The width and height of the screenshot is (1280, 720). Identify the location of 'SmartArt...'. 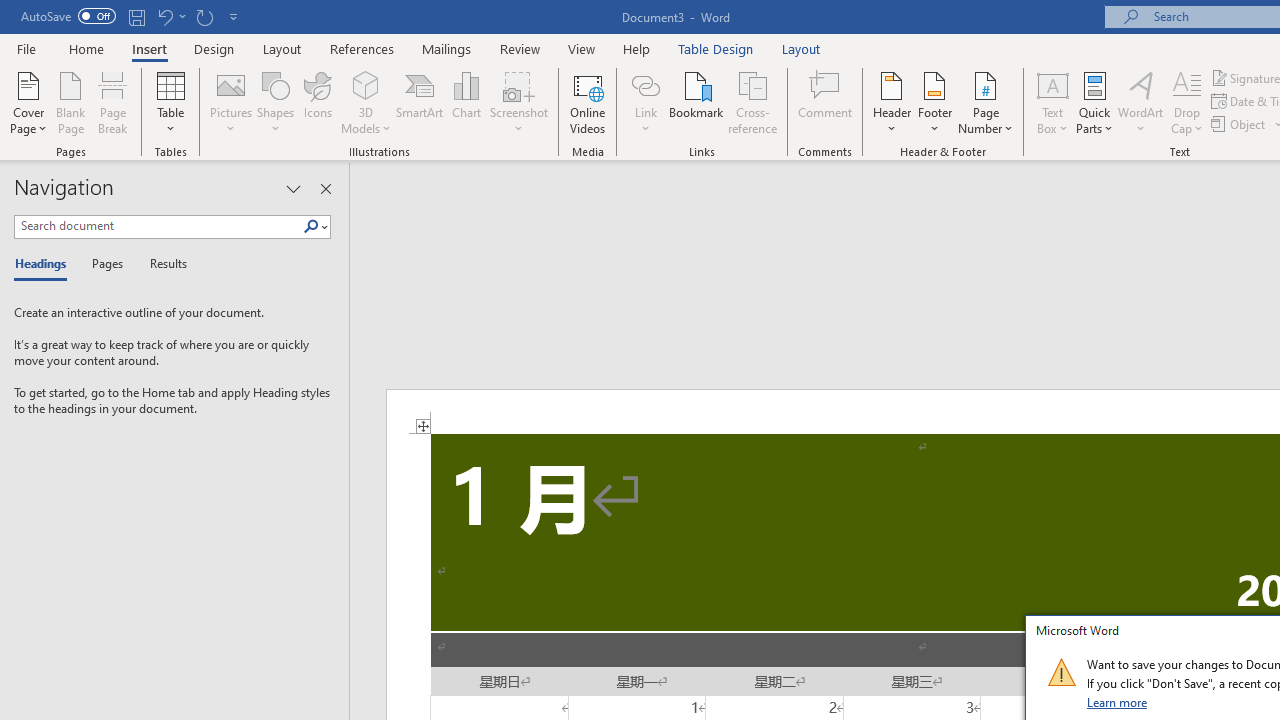
(418, 103).